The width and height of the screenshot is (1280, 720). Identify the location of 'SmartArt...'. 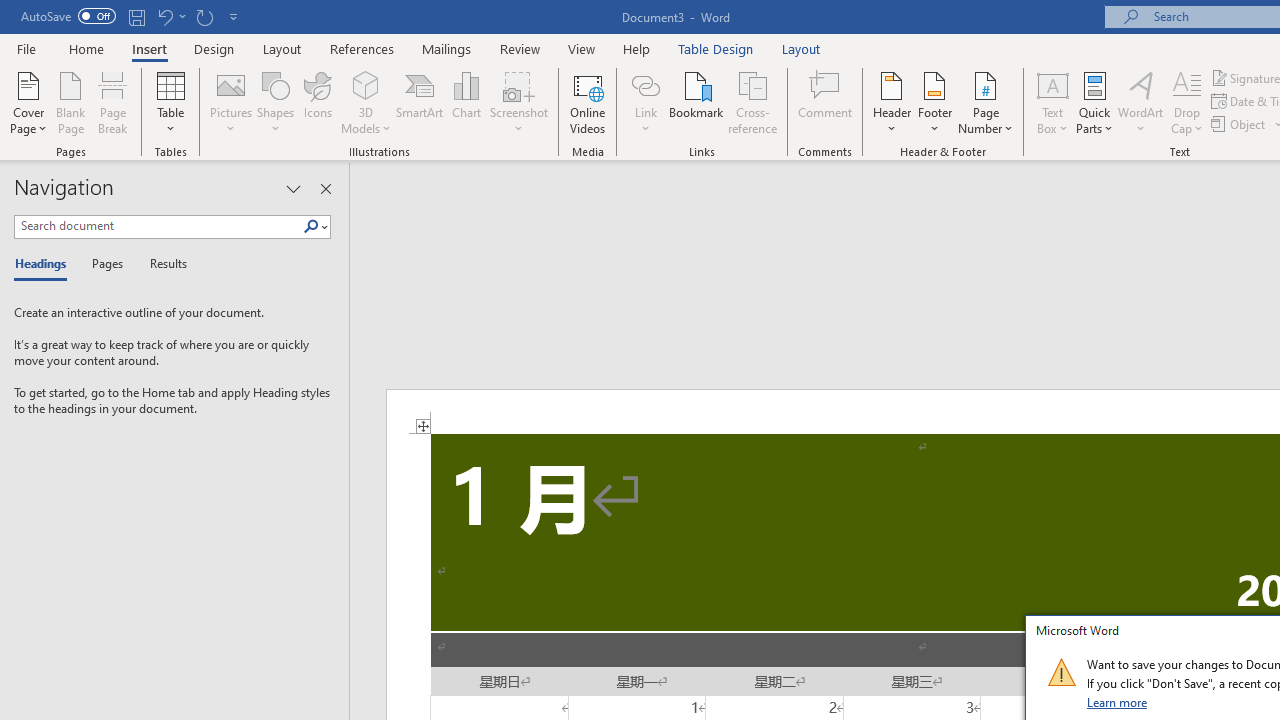
(418, 103).